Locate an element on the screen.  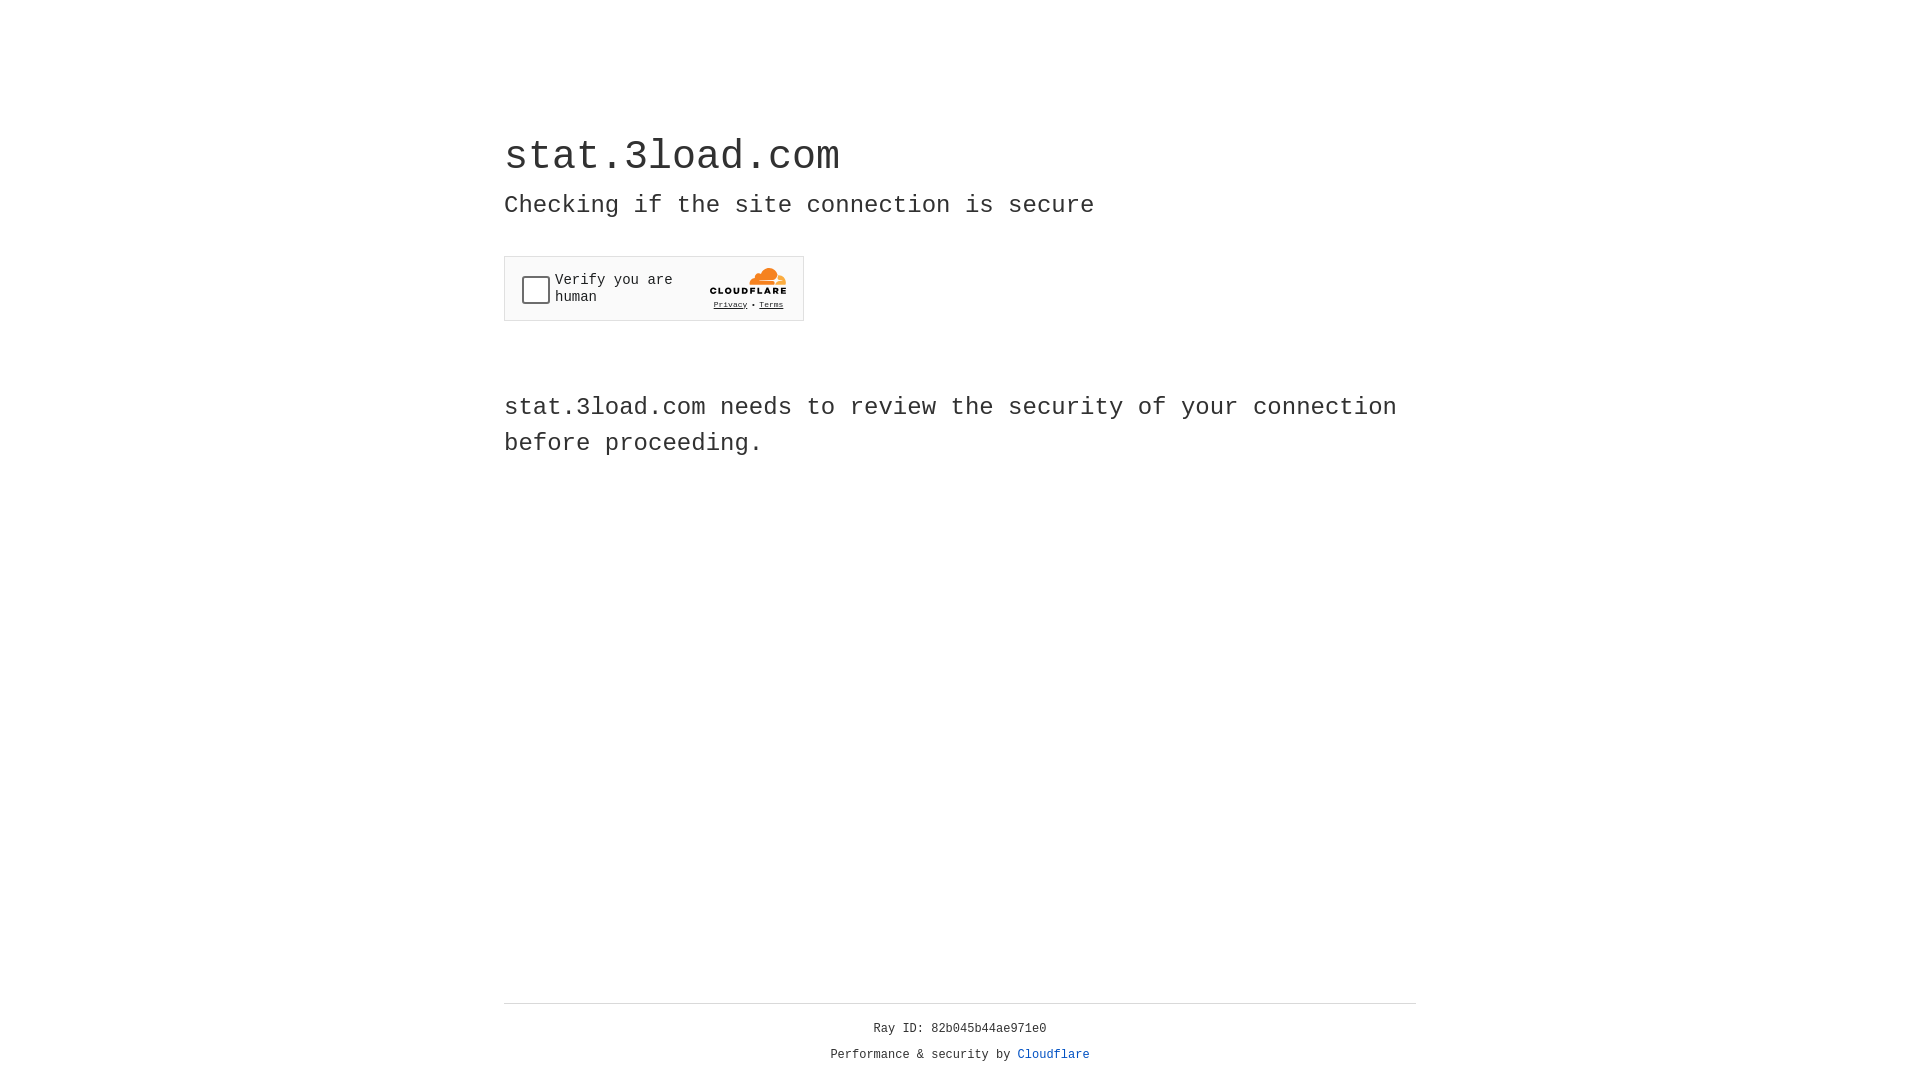
'Cloudflare' is located at coordinates (1017, 1054).